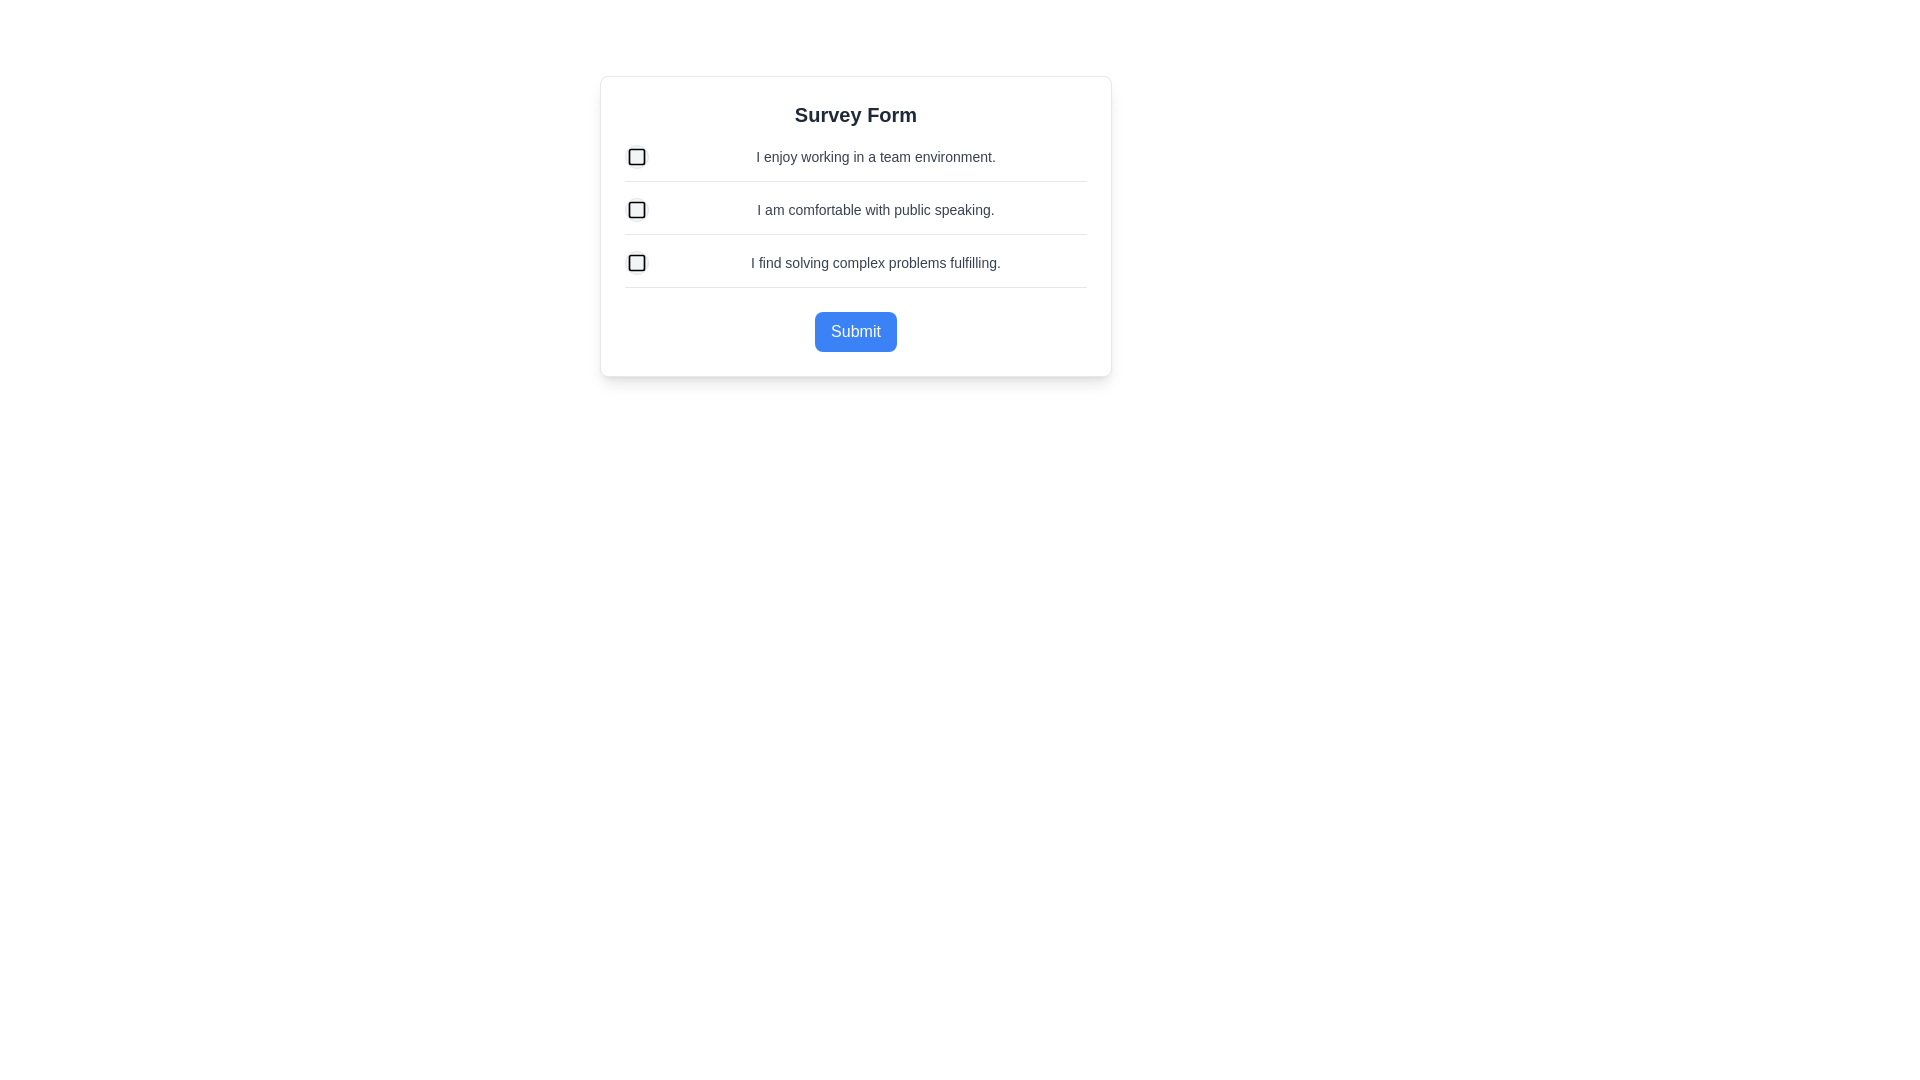 Image resolution: width=1920 pixels, height=1080 pixels. I want to click on the checkbox indicator located in the second row of the survey form, directly to the left of the text 'I am comfortable with public speaking.', so click(636, 209).